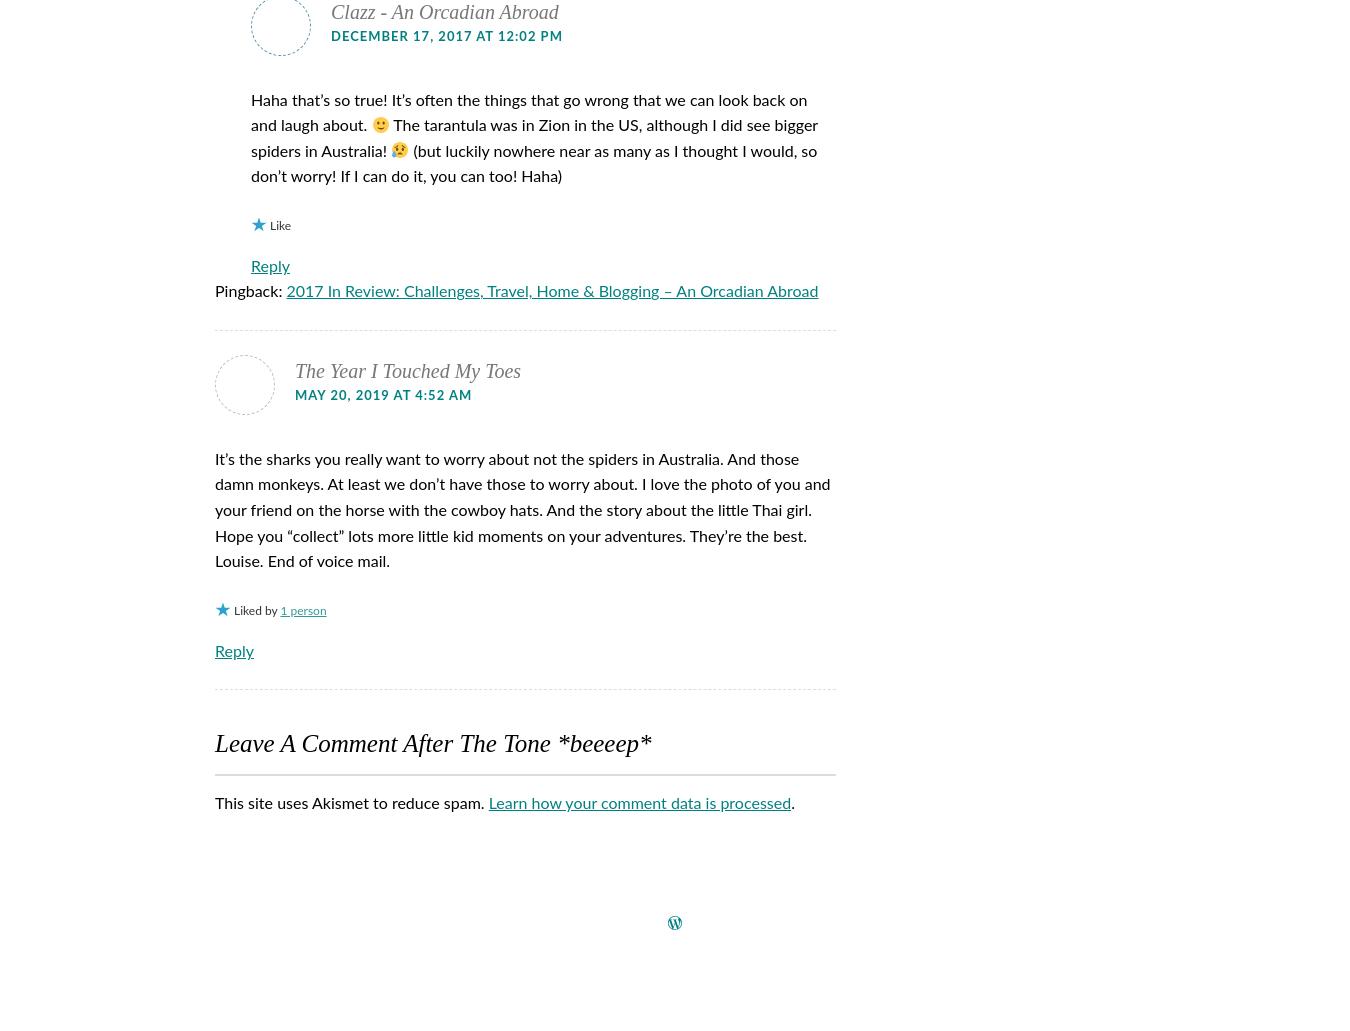 The width and height of the screenshot is (1350, 1031). What do you see at coordinates (215, 802) in the screenshot?
I see `'This site uses Akismet to reduce spam.'` at bounding box center [215, 802].